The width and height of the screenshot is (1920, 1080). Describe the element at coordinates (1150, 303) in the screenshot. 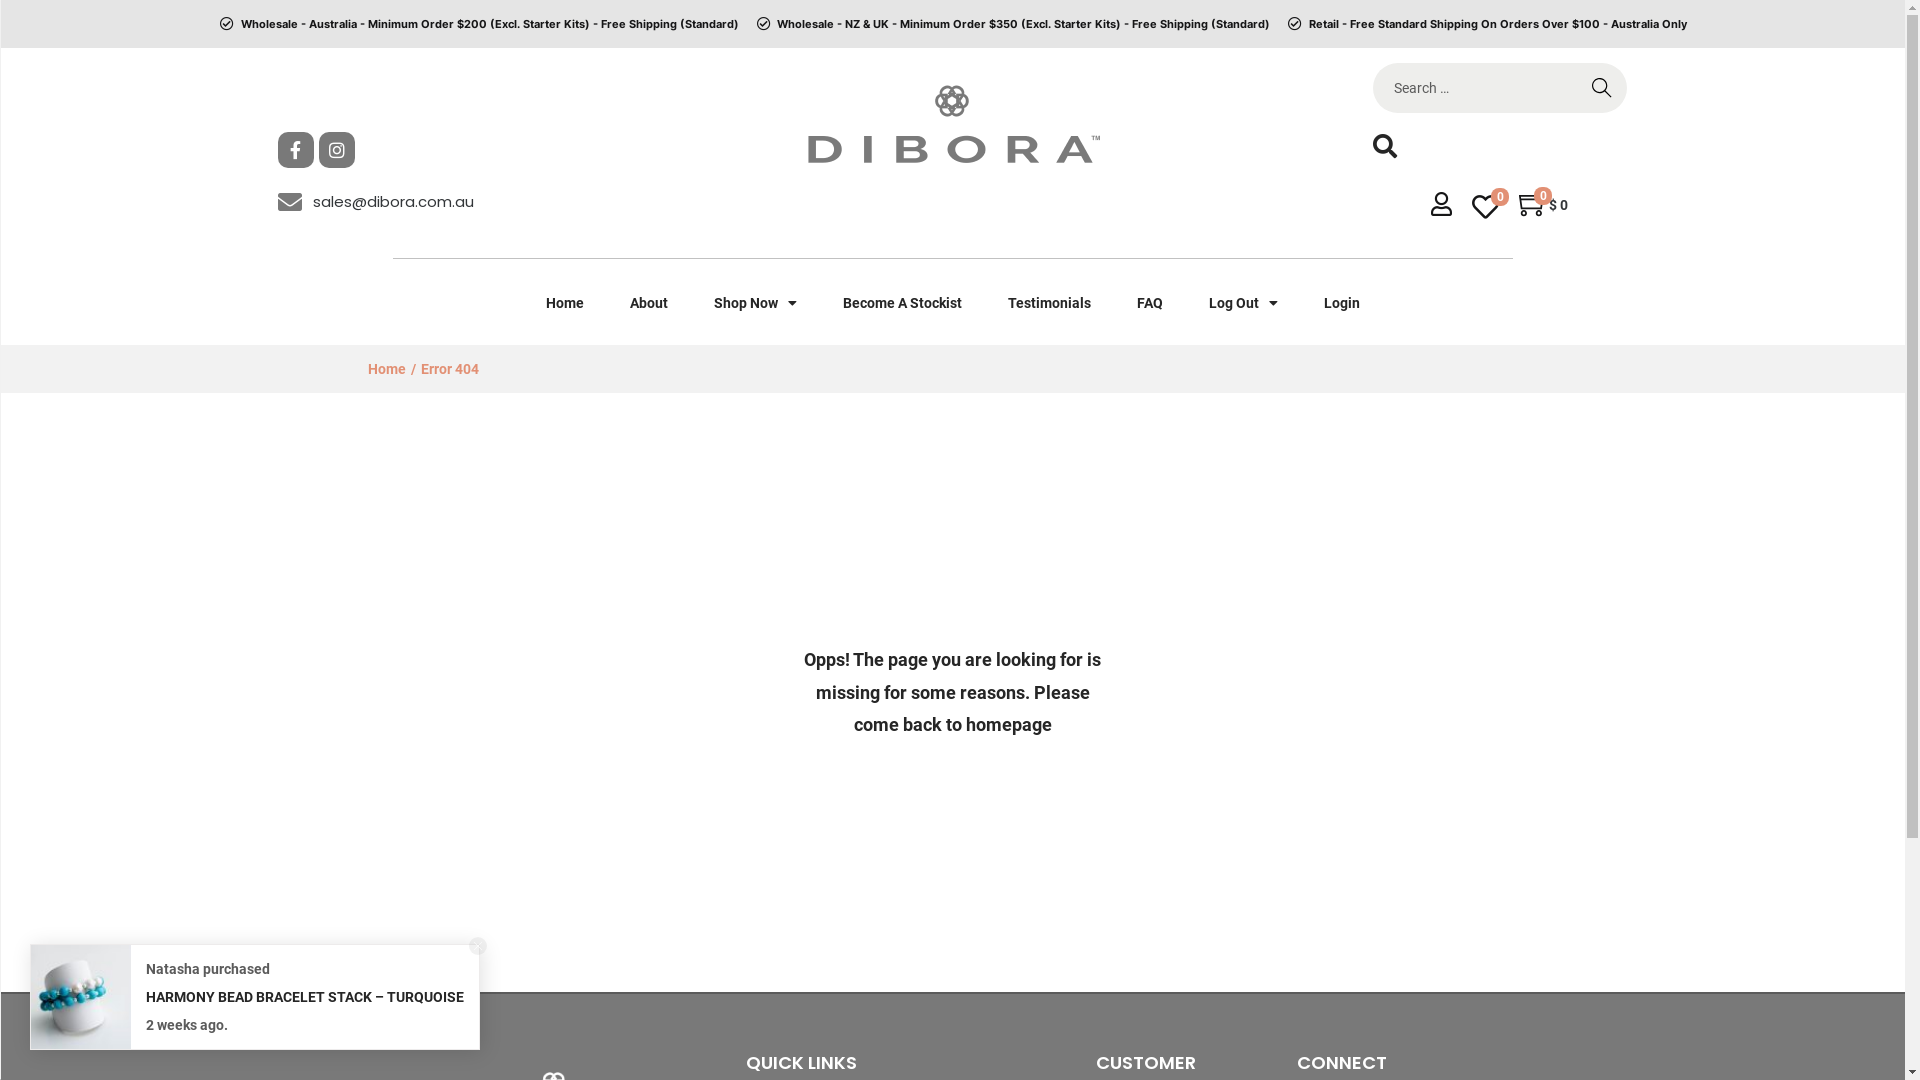

I see `'FAQ'` at that location.